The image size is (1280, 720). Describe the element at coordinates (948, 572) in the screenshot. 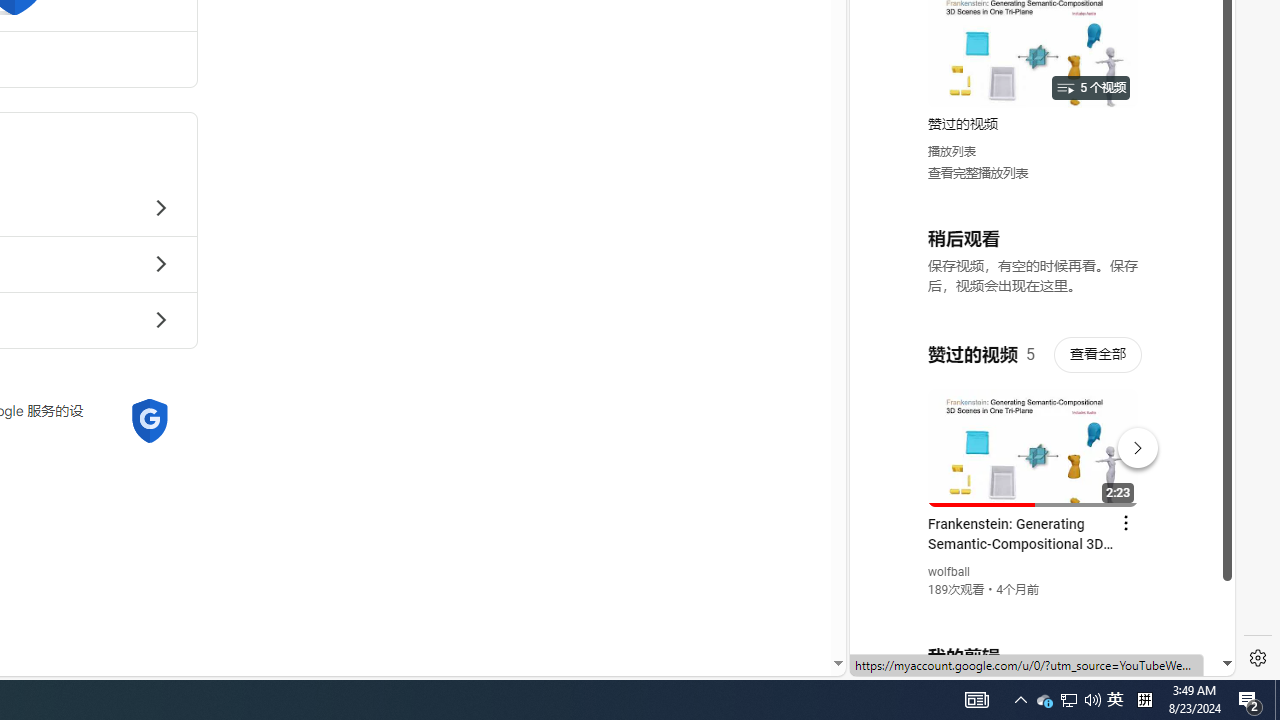

I see `'wolfball'` at that location.